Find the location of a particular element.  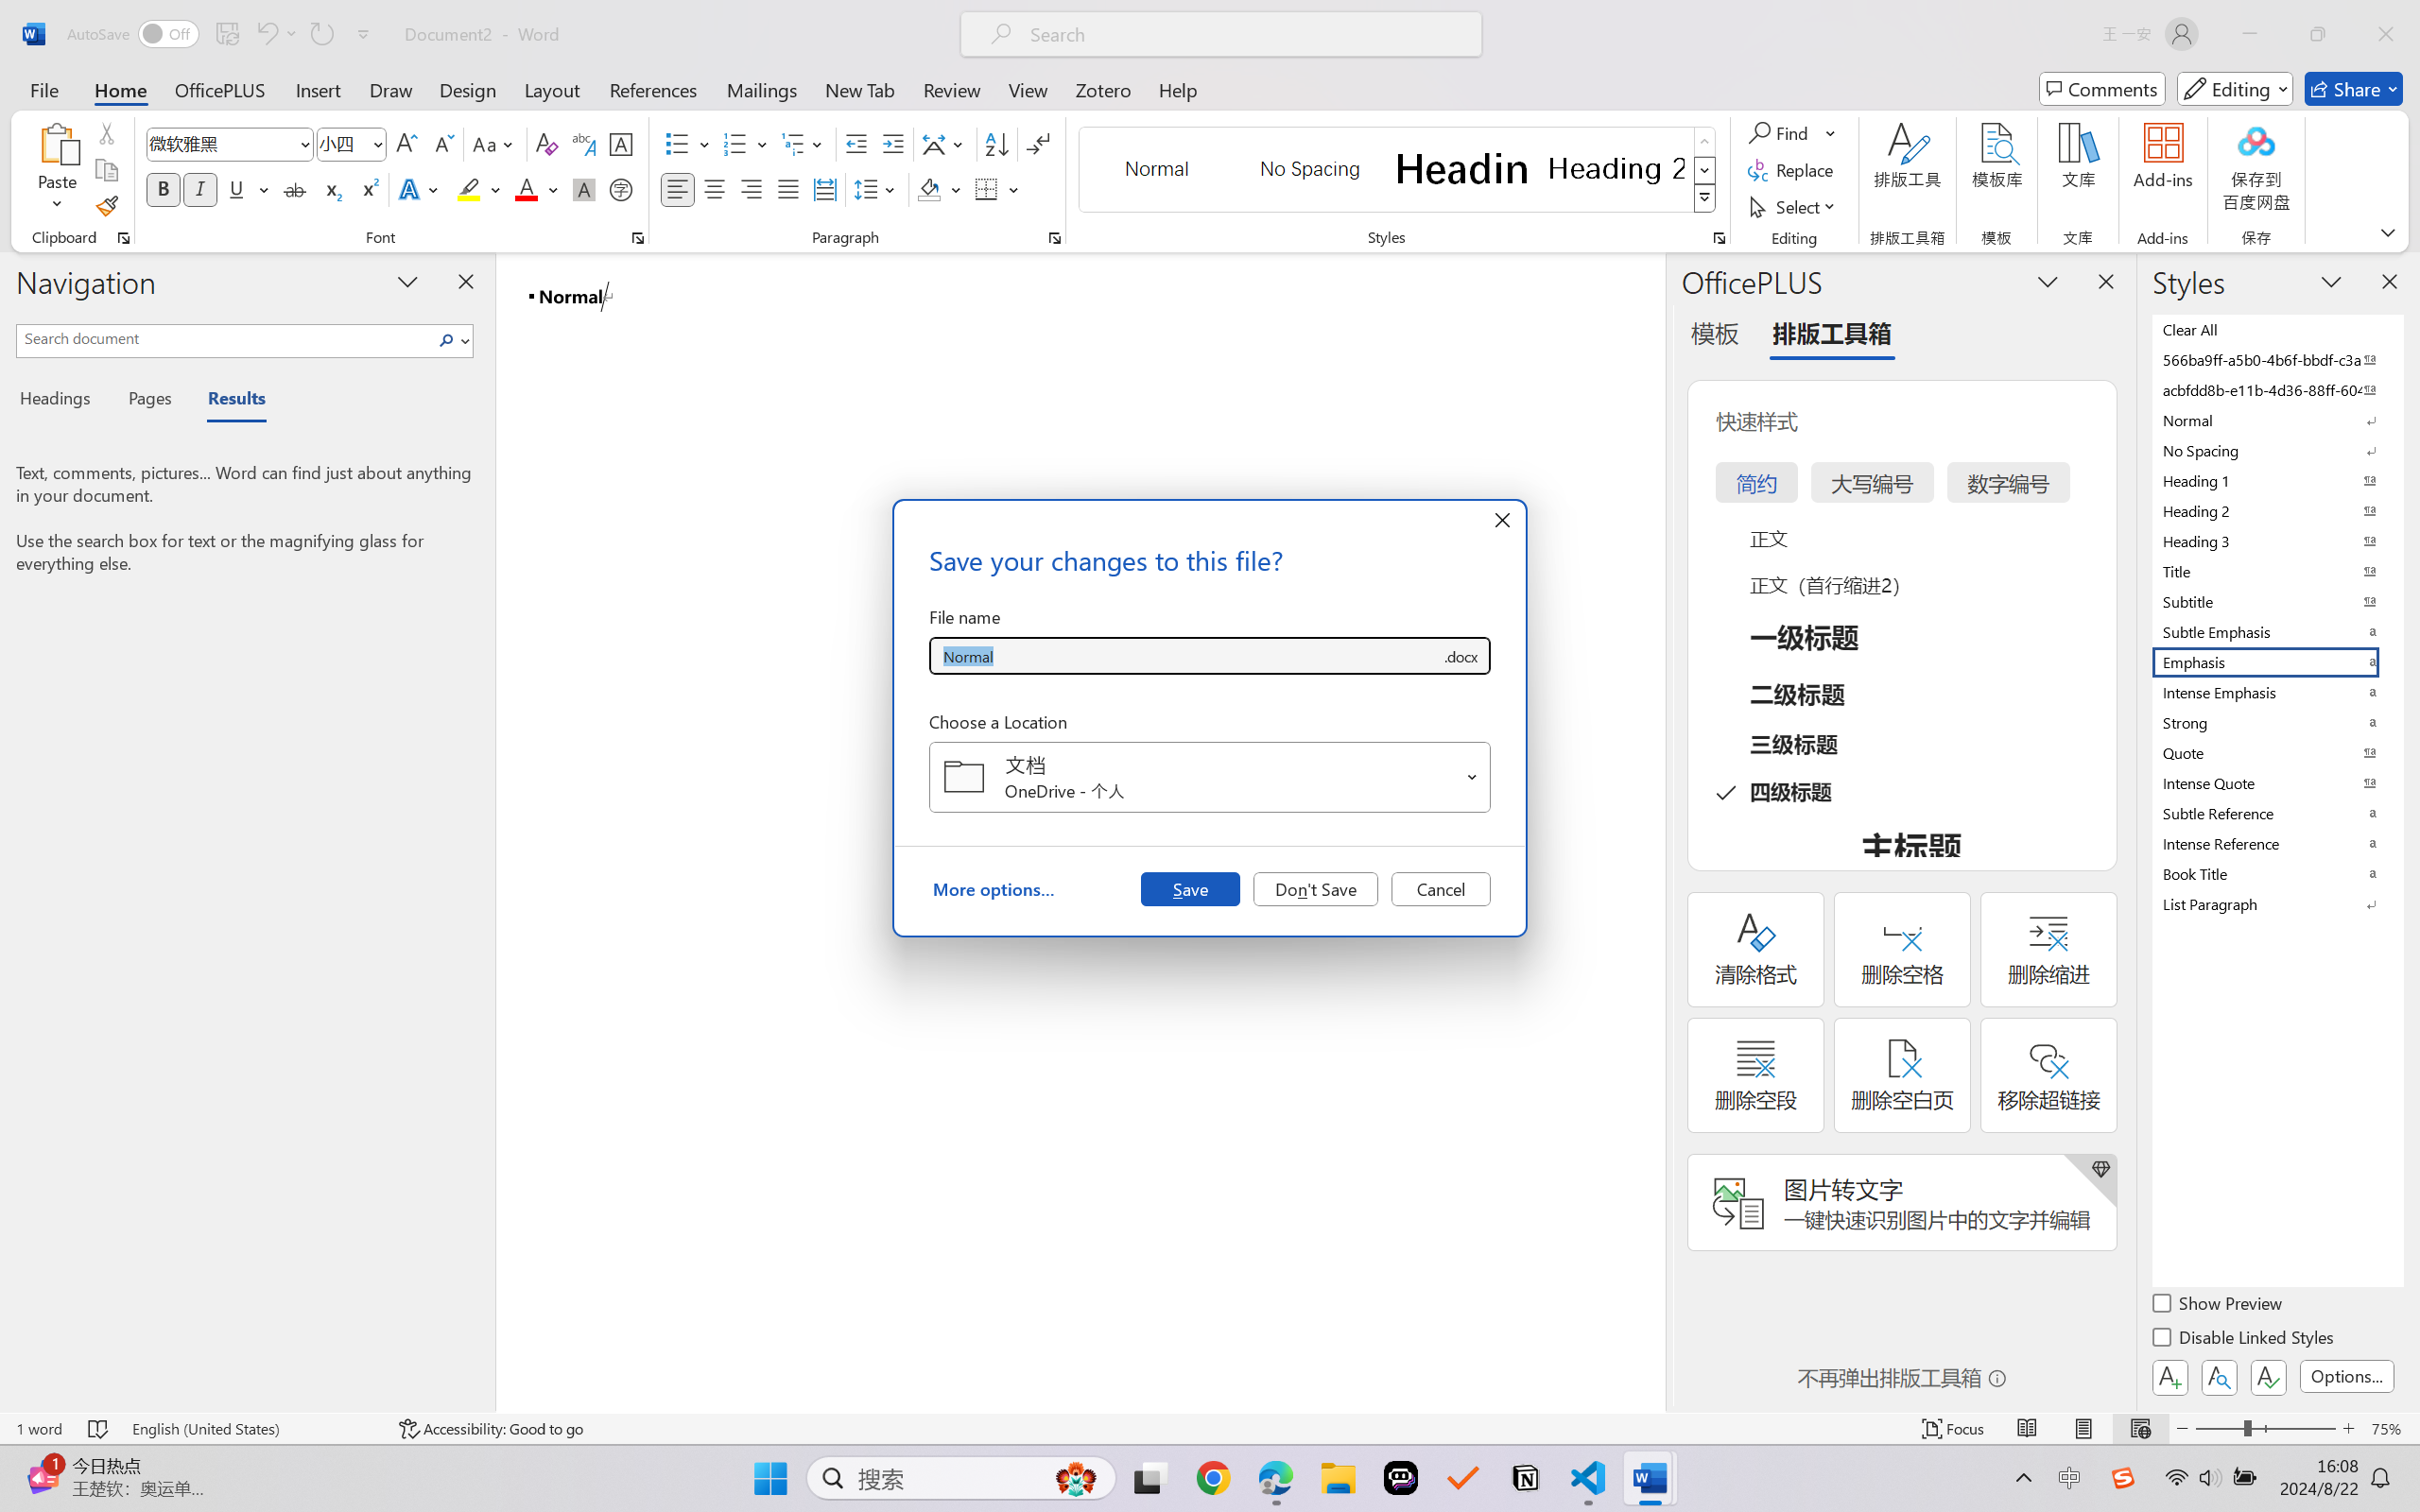

'Cancel' is located at coordinates (1440, 887).